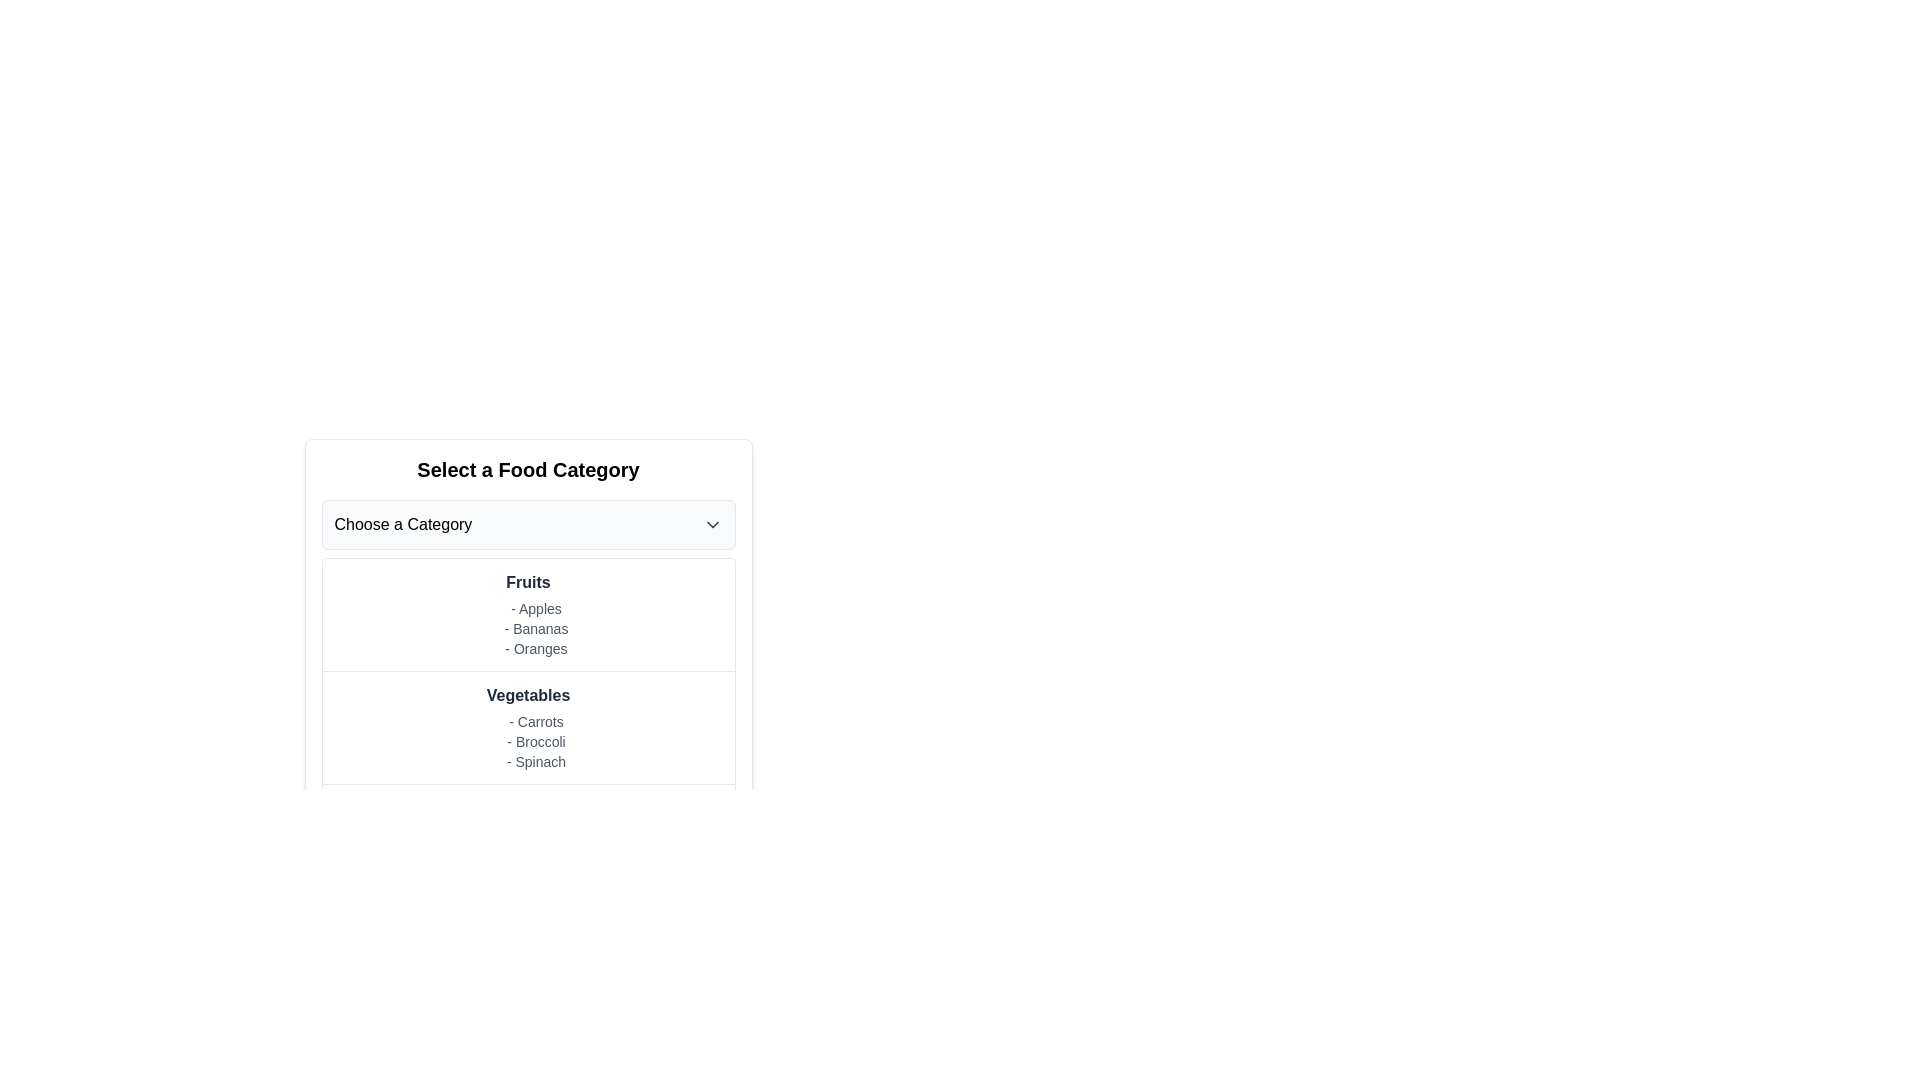 The width and height of the screenshot is (1920, 1080). I want to click on the text label within the drop-down menu to interact with the menu and change the selection, so click(402, 523).